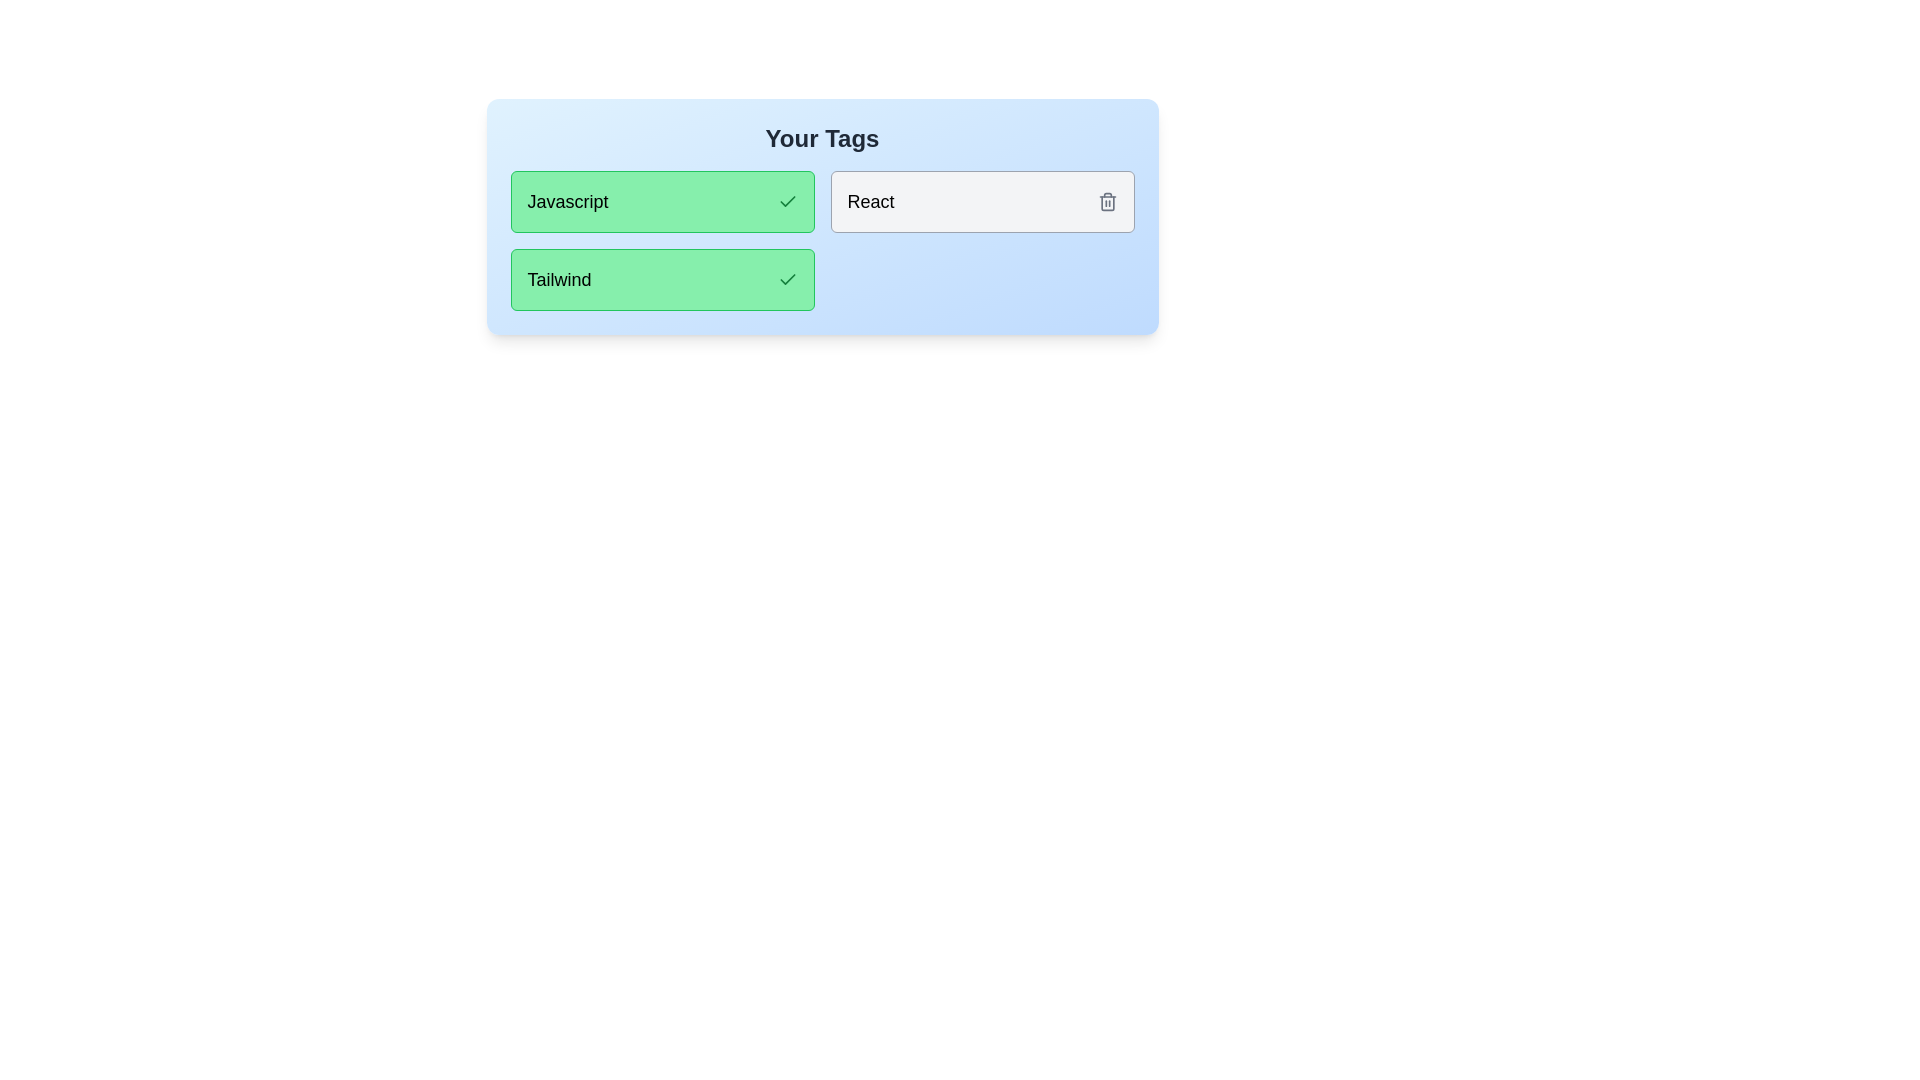 This screenshot has height=1080, width=1920. I want to click on the tag with text Javascript to toggle its status, so click(662, 201).